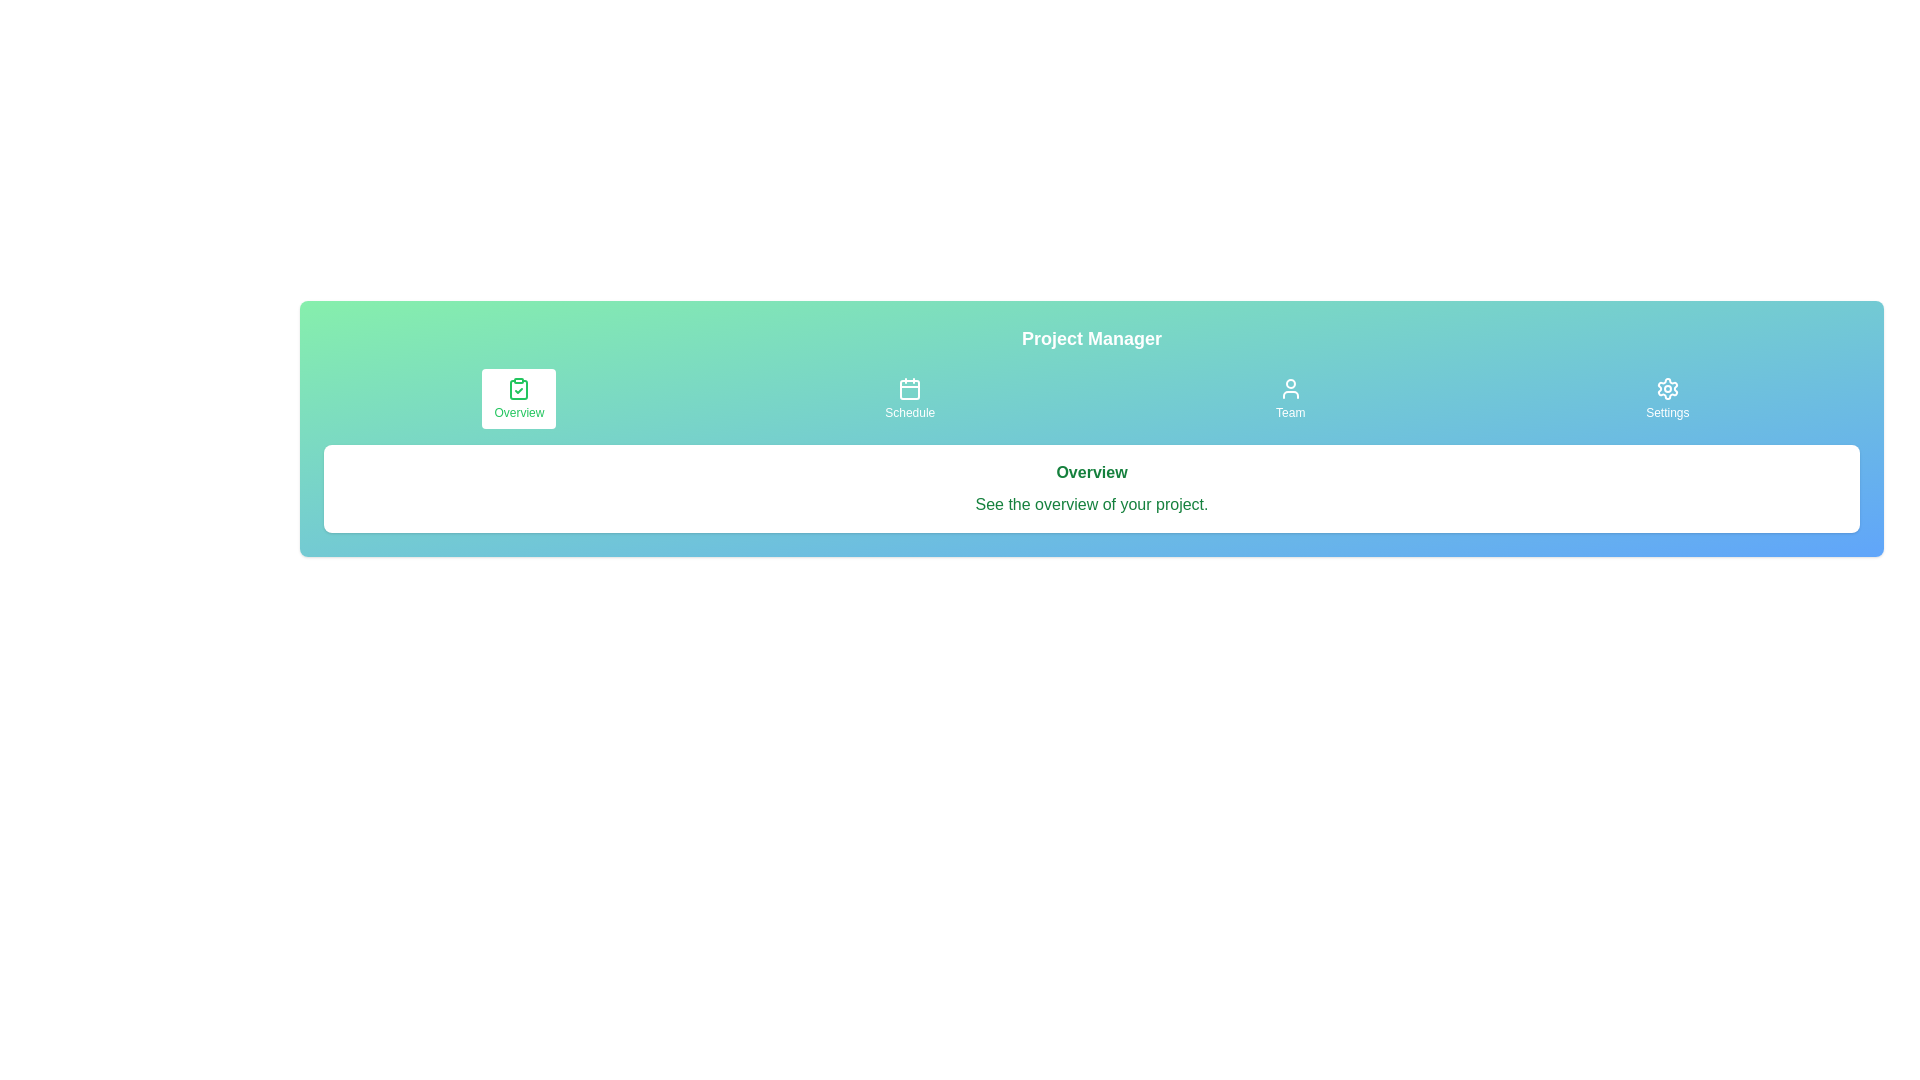 The image size is (1920, 1080). Describe the element at coordinates (1667, 389) in the screenshot. I see `the 'Settings' icon located in the top-right corner of the interface` at that location.